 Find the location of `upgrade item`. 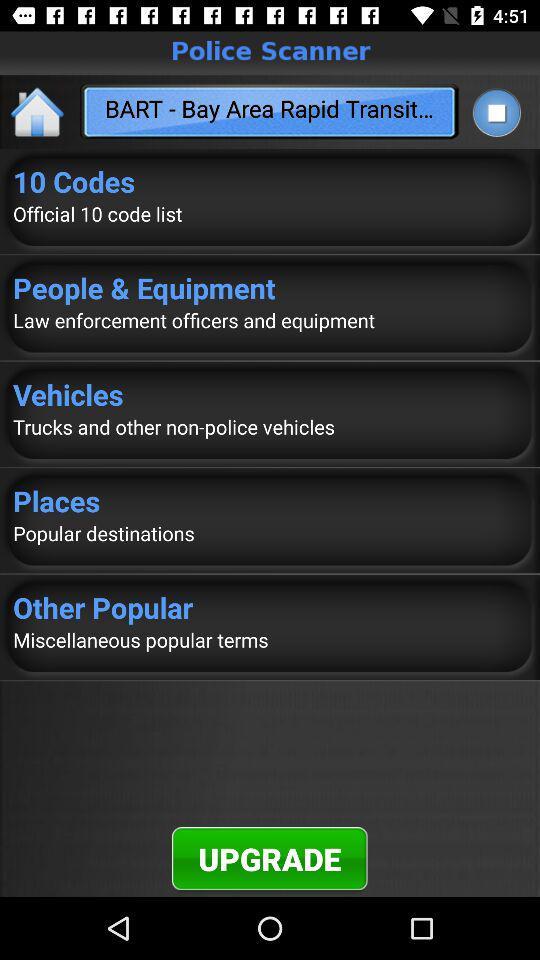

upgrade item is located at coordinates (269, 857).